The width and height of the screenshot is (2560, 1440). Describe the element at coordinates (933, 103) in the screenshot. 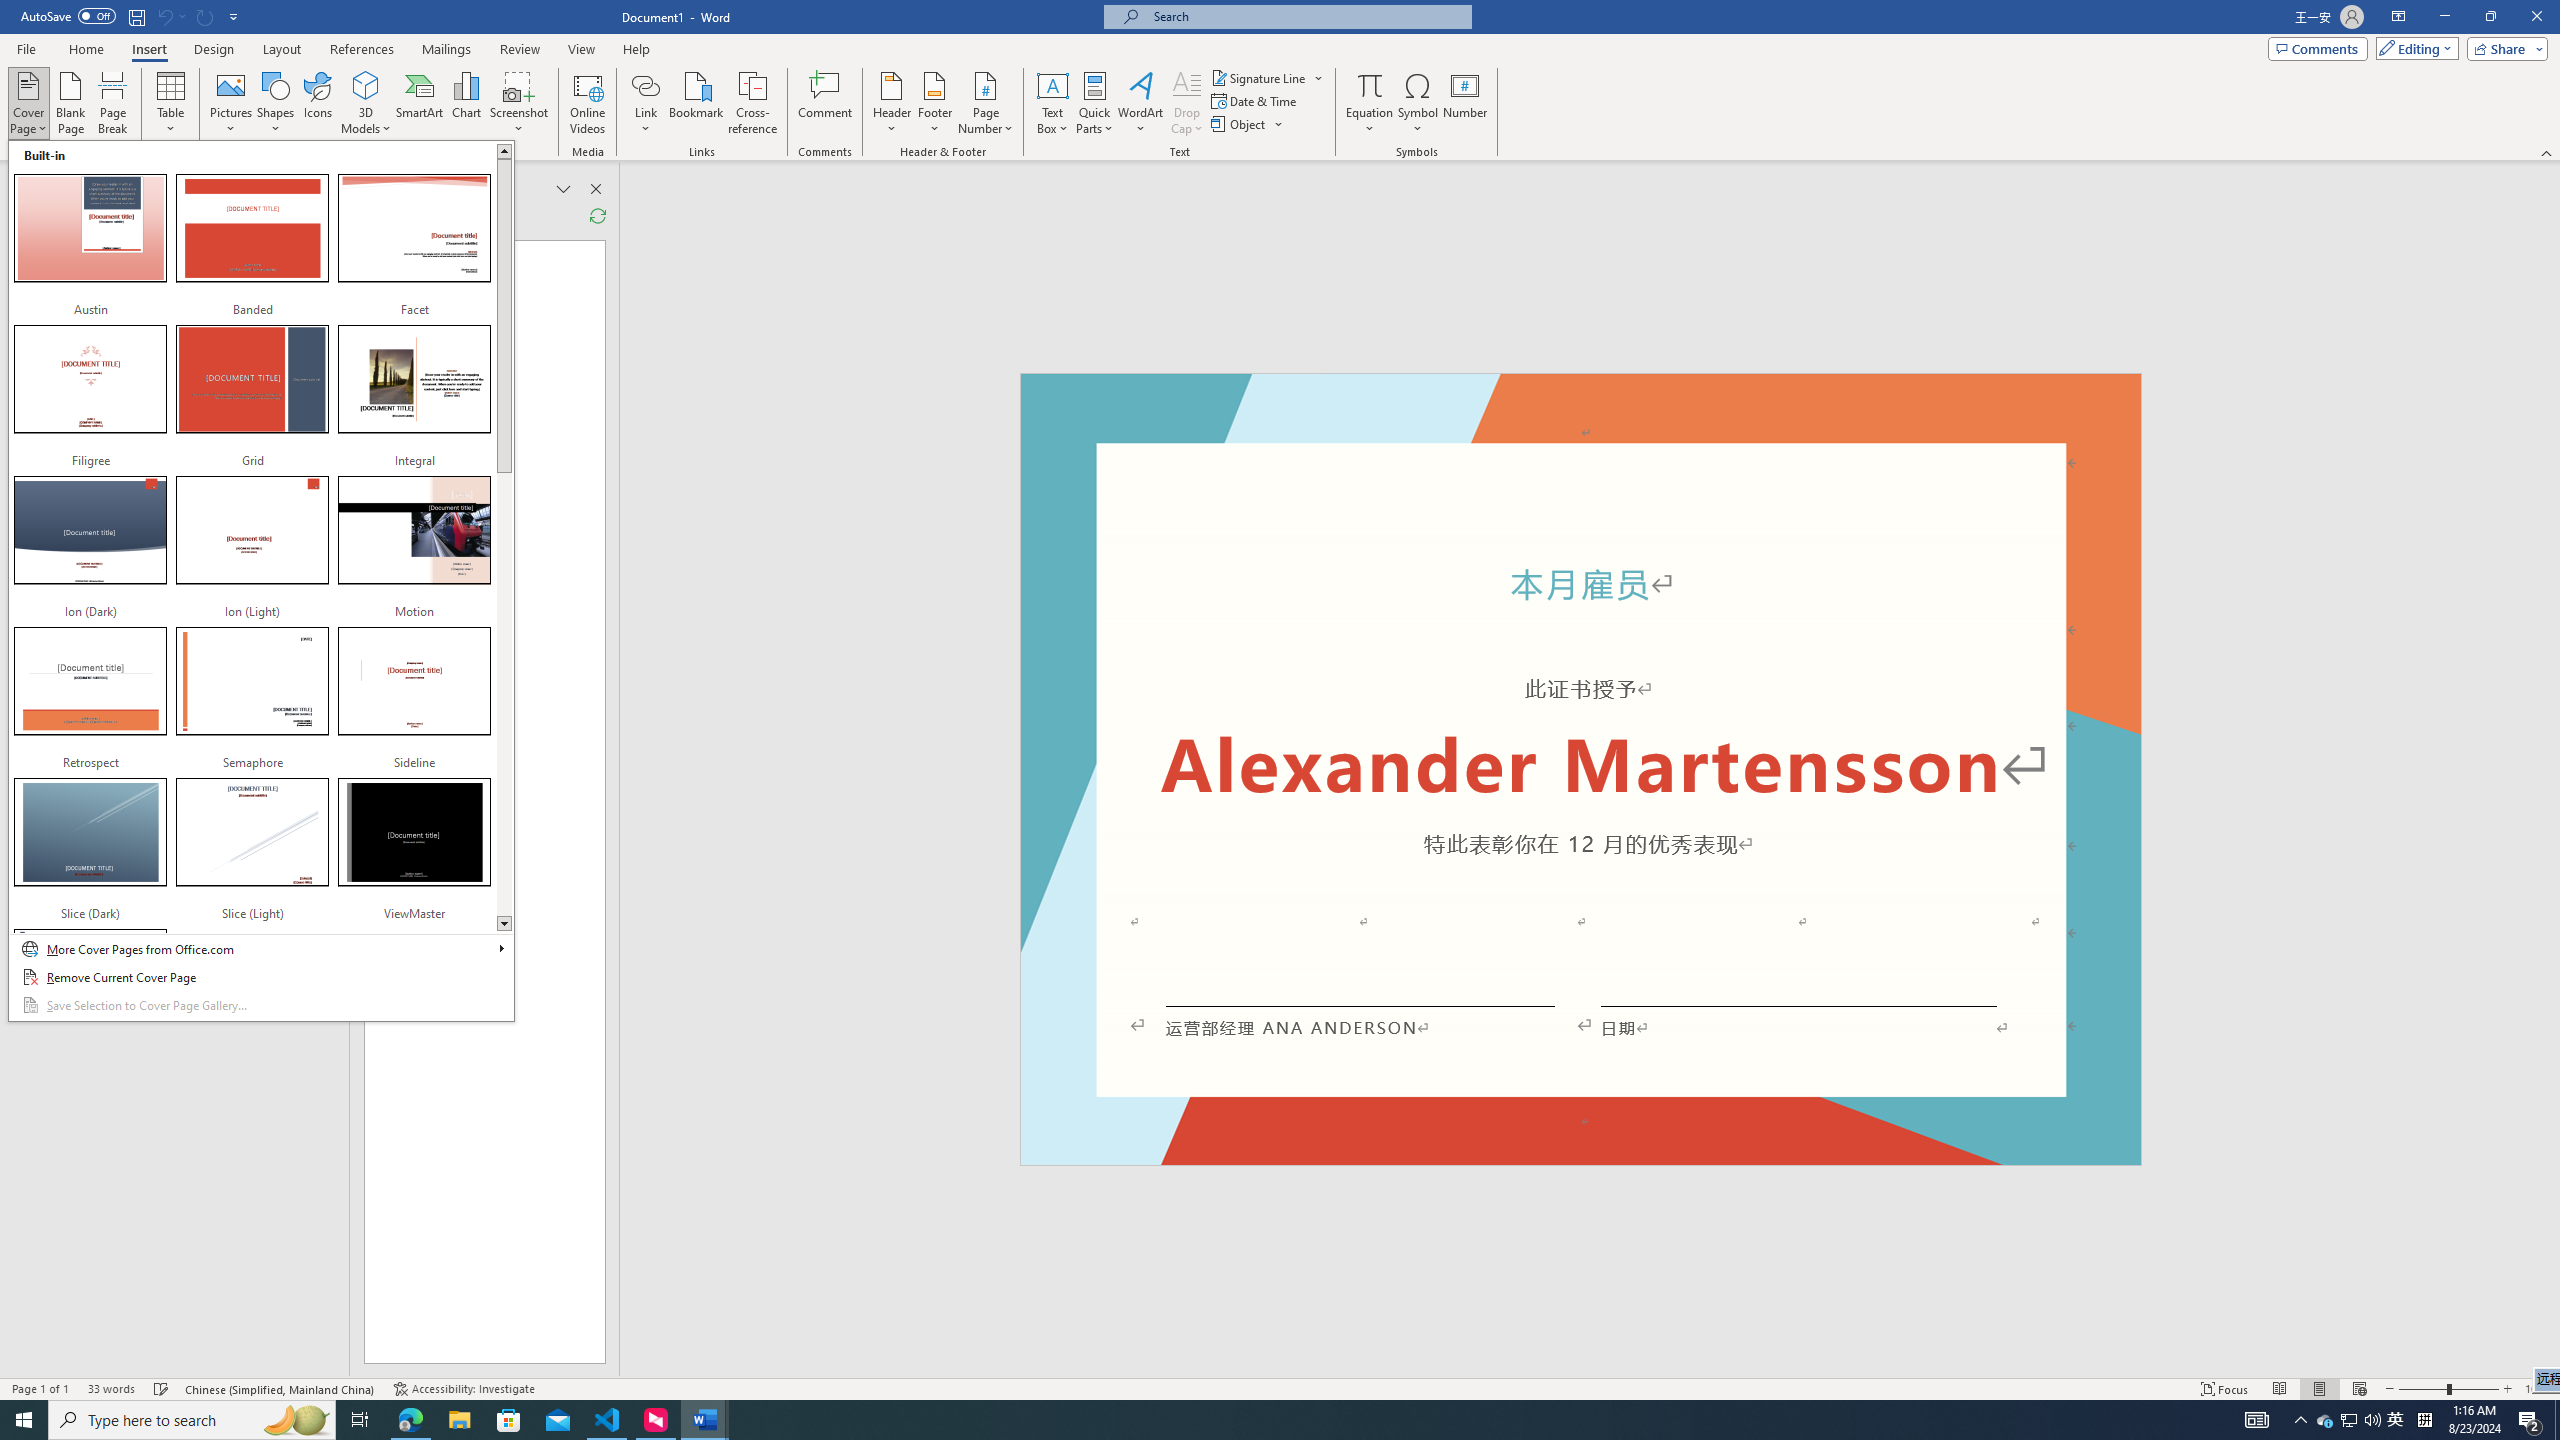

I see `'Footer'` at that location.